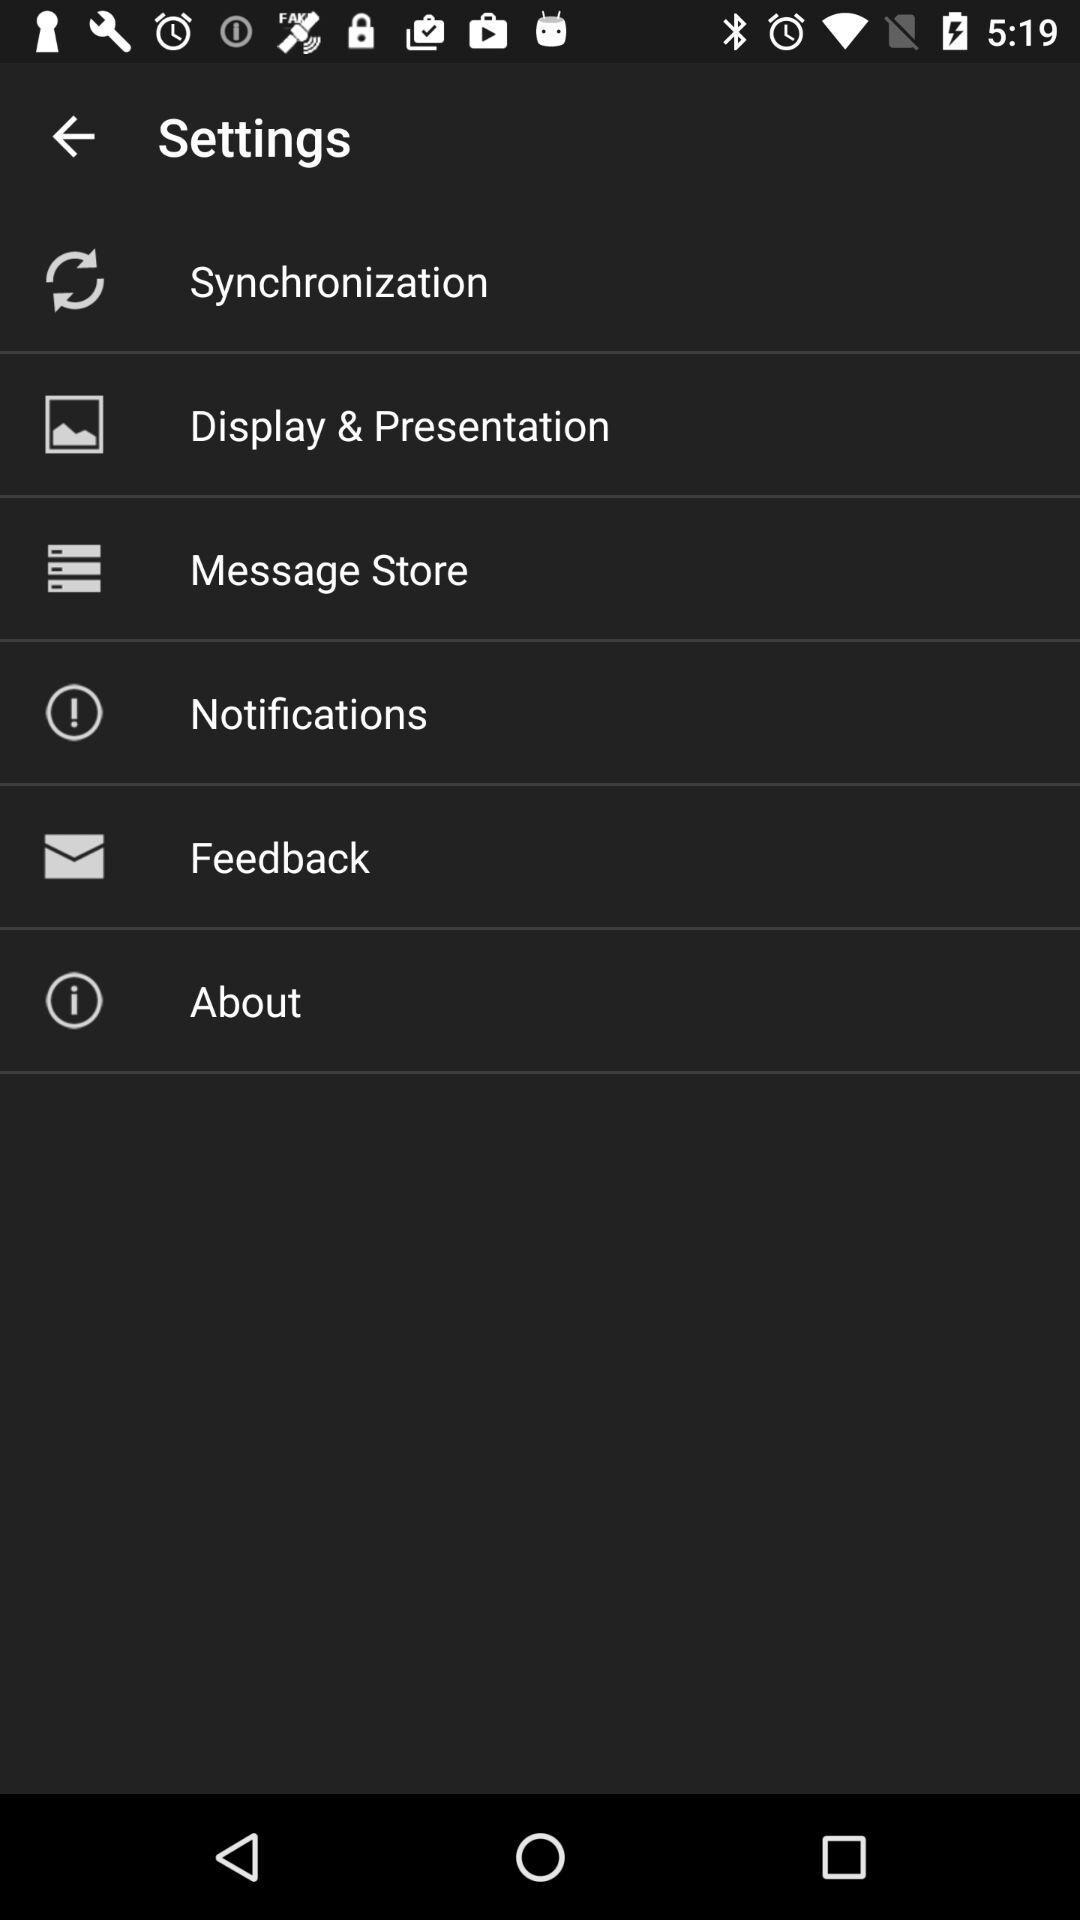 Image resolution: width=1080 pixels, height=1920 pixels. What do you see at coordinates (72, 135) in the screenshot?
I see `the item to the left of settings item` at bounding box center [72, 135].